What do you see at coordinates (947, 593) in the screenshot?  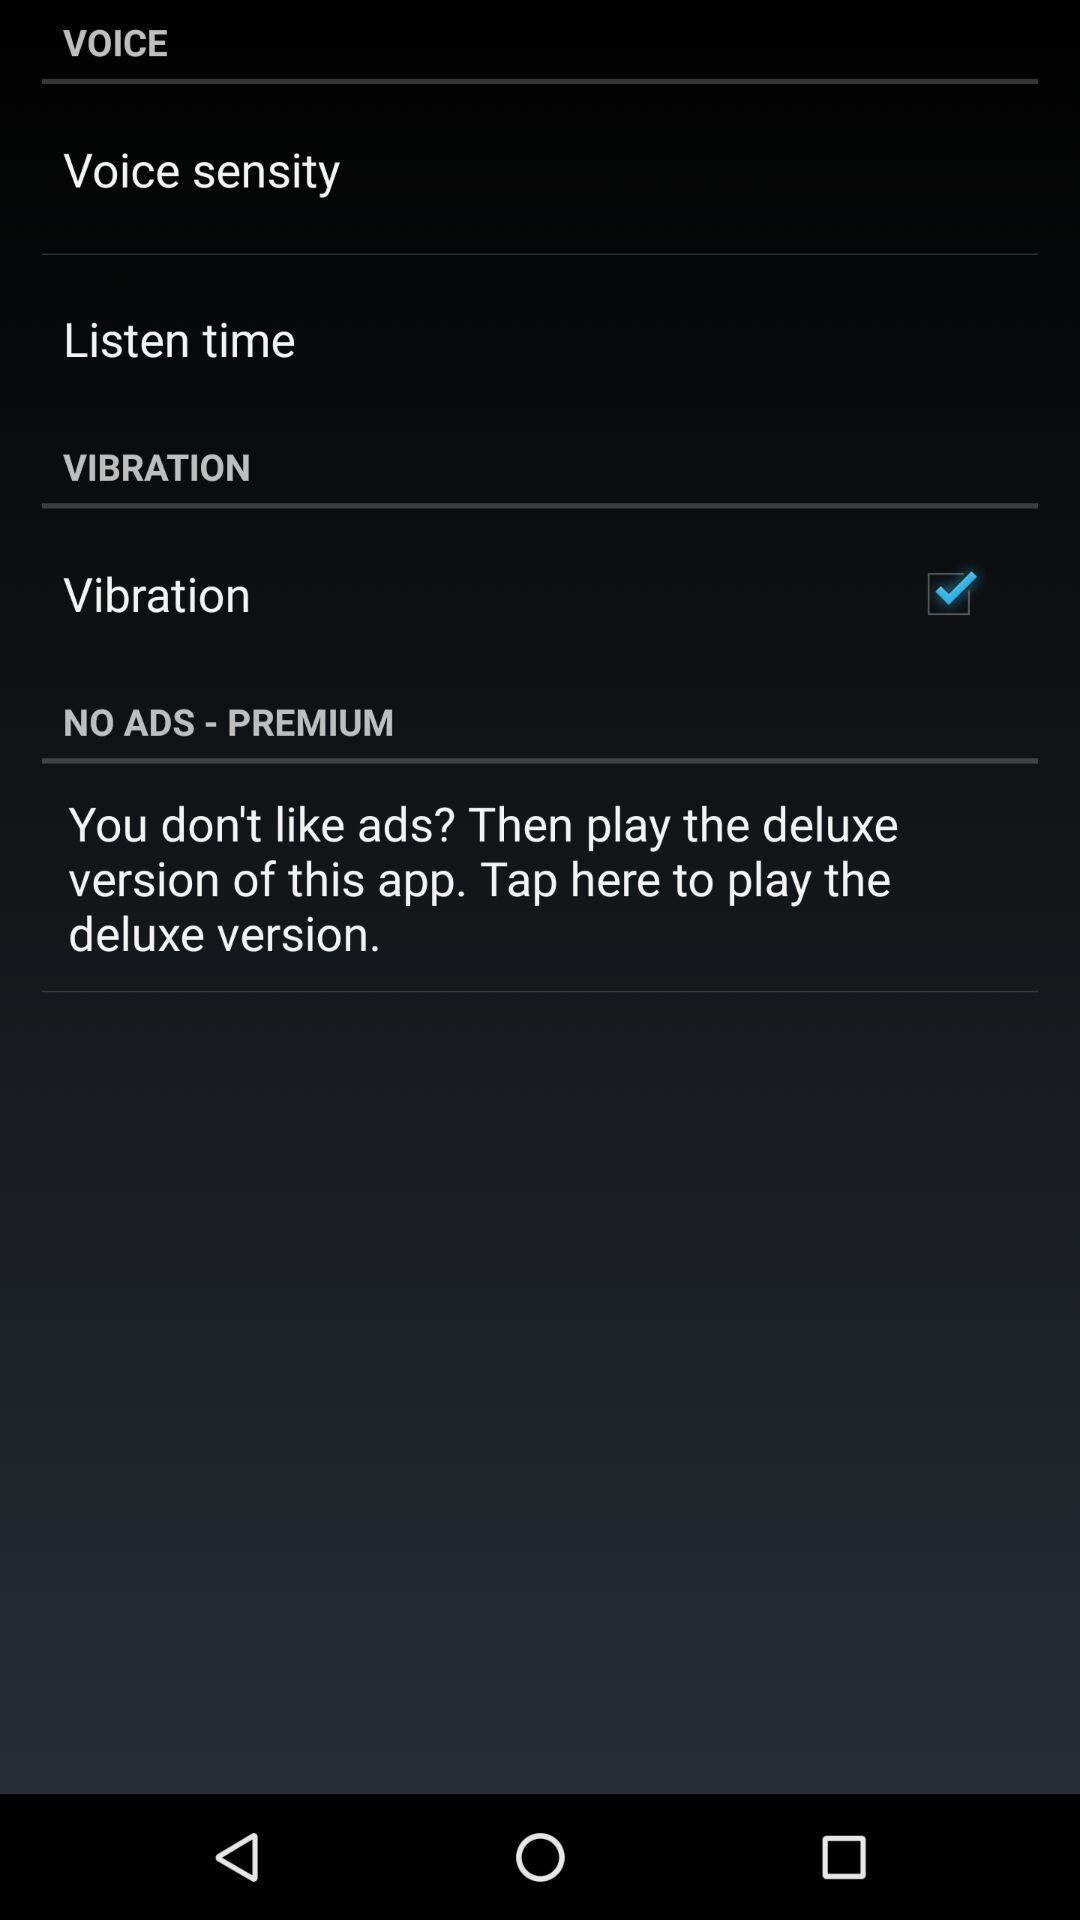 I see `the app next to the vibration item` at bounding box center [947, 593].